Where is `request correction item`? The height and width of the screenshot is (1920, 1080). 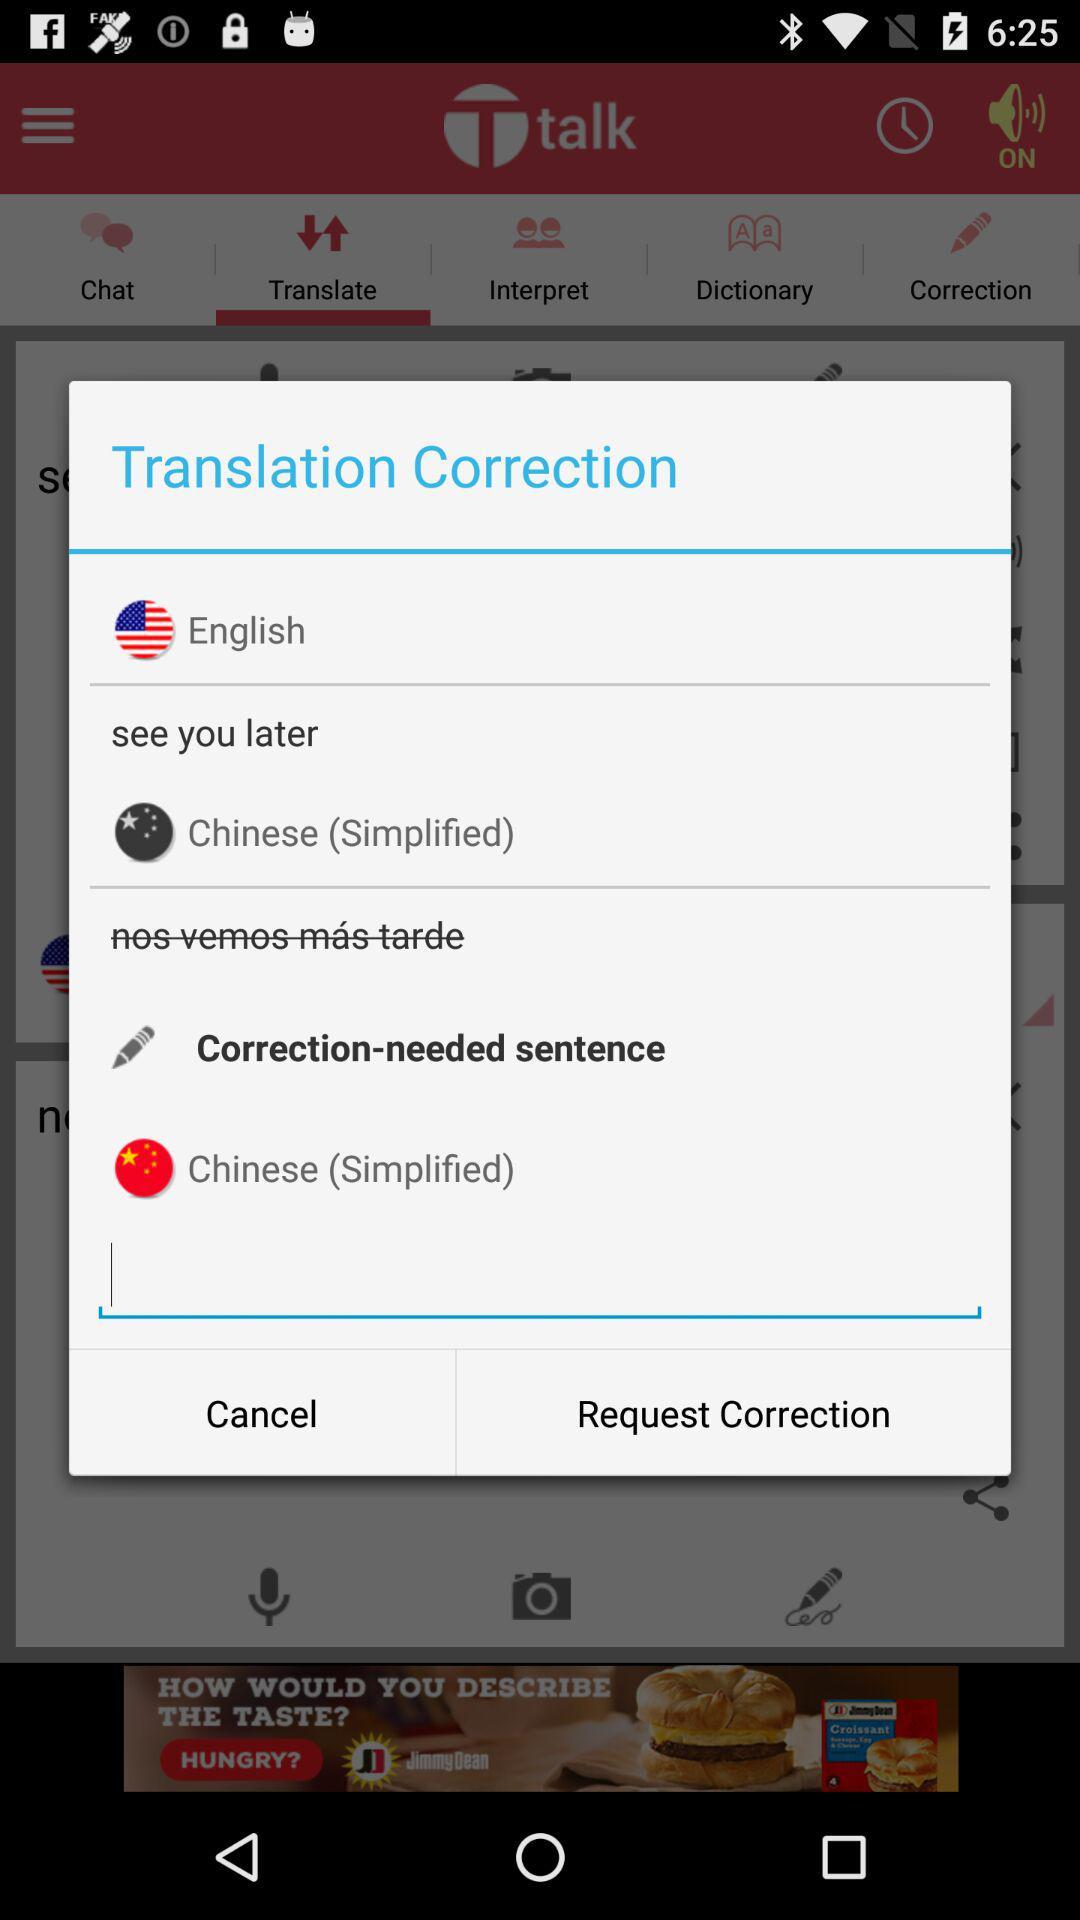
request correction item is located at coordinates (733, 1411).